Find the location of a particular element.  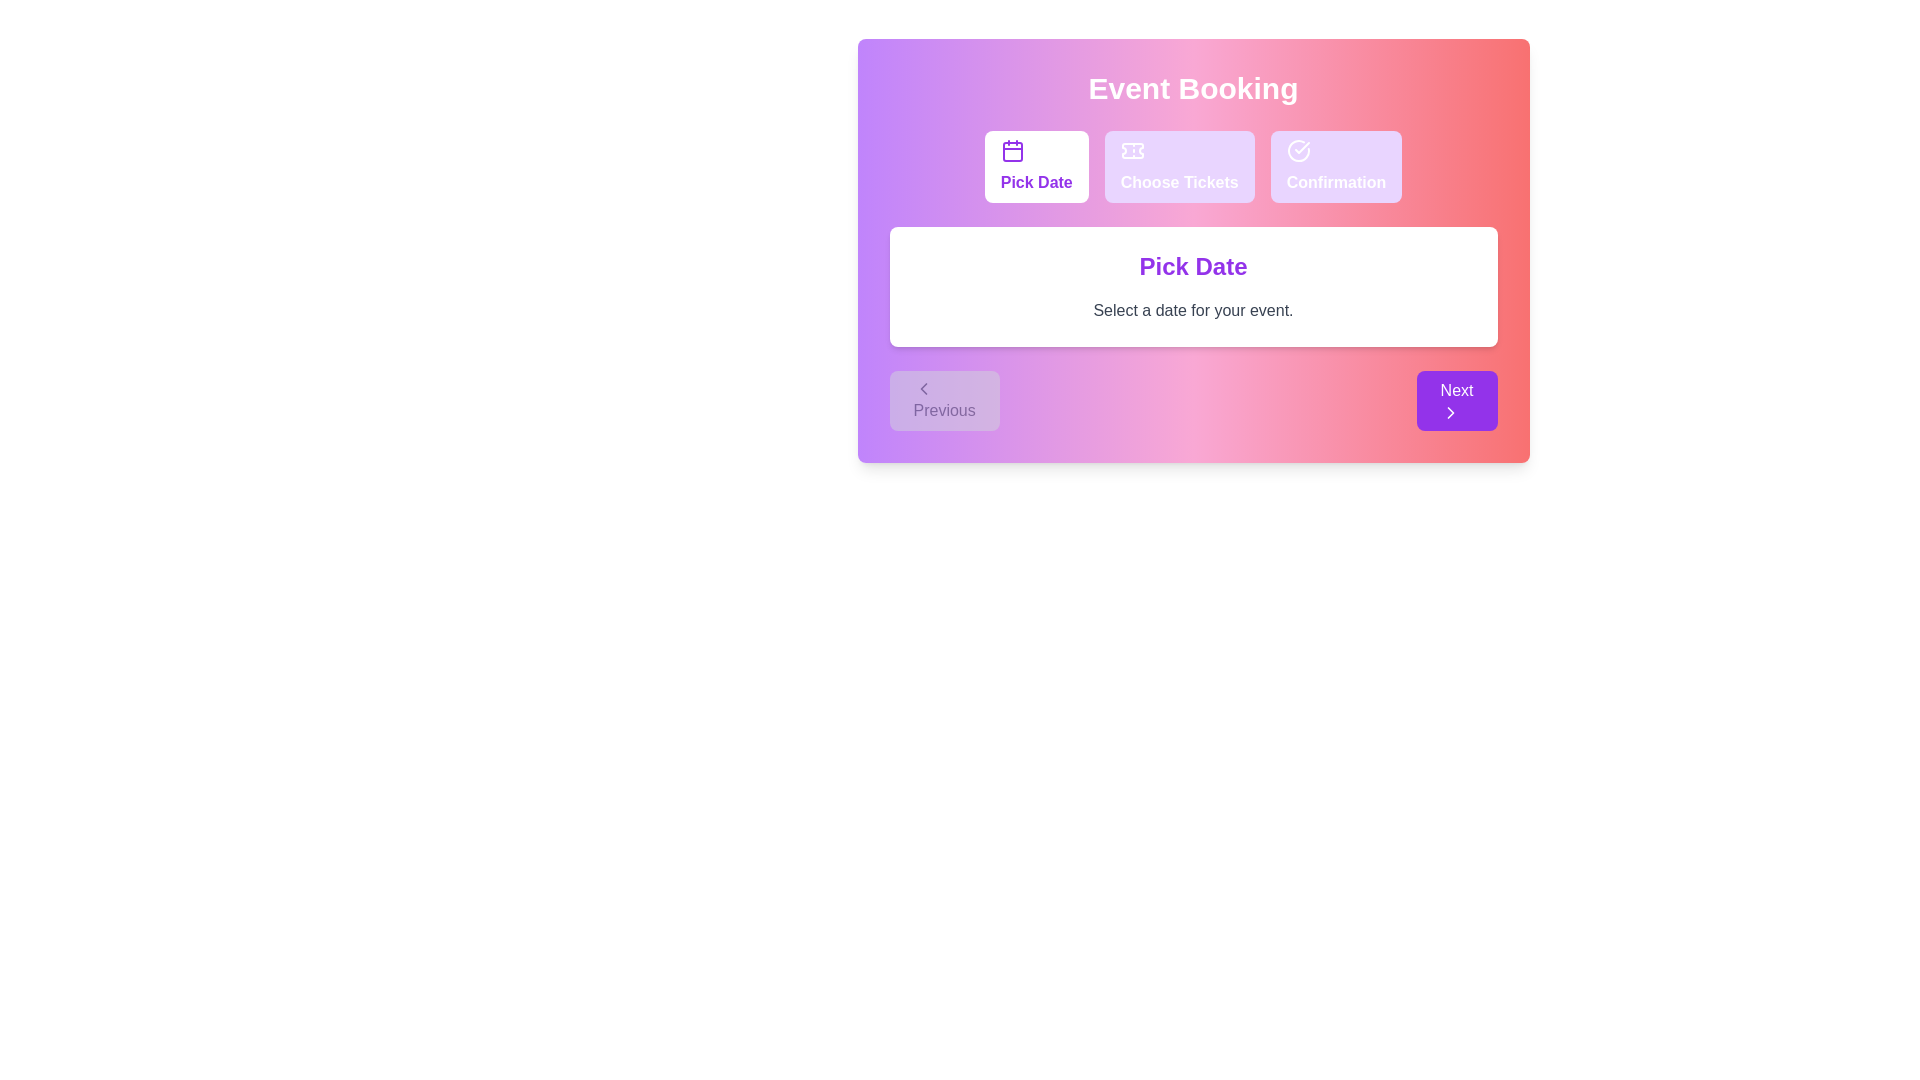

the small ticket icon located inside the 'Choose Tickets' button, which has a purple background and rounded corners, in the Event Booking interface is located at coordinates (1132, 149).